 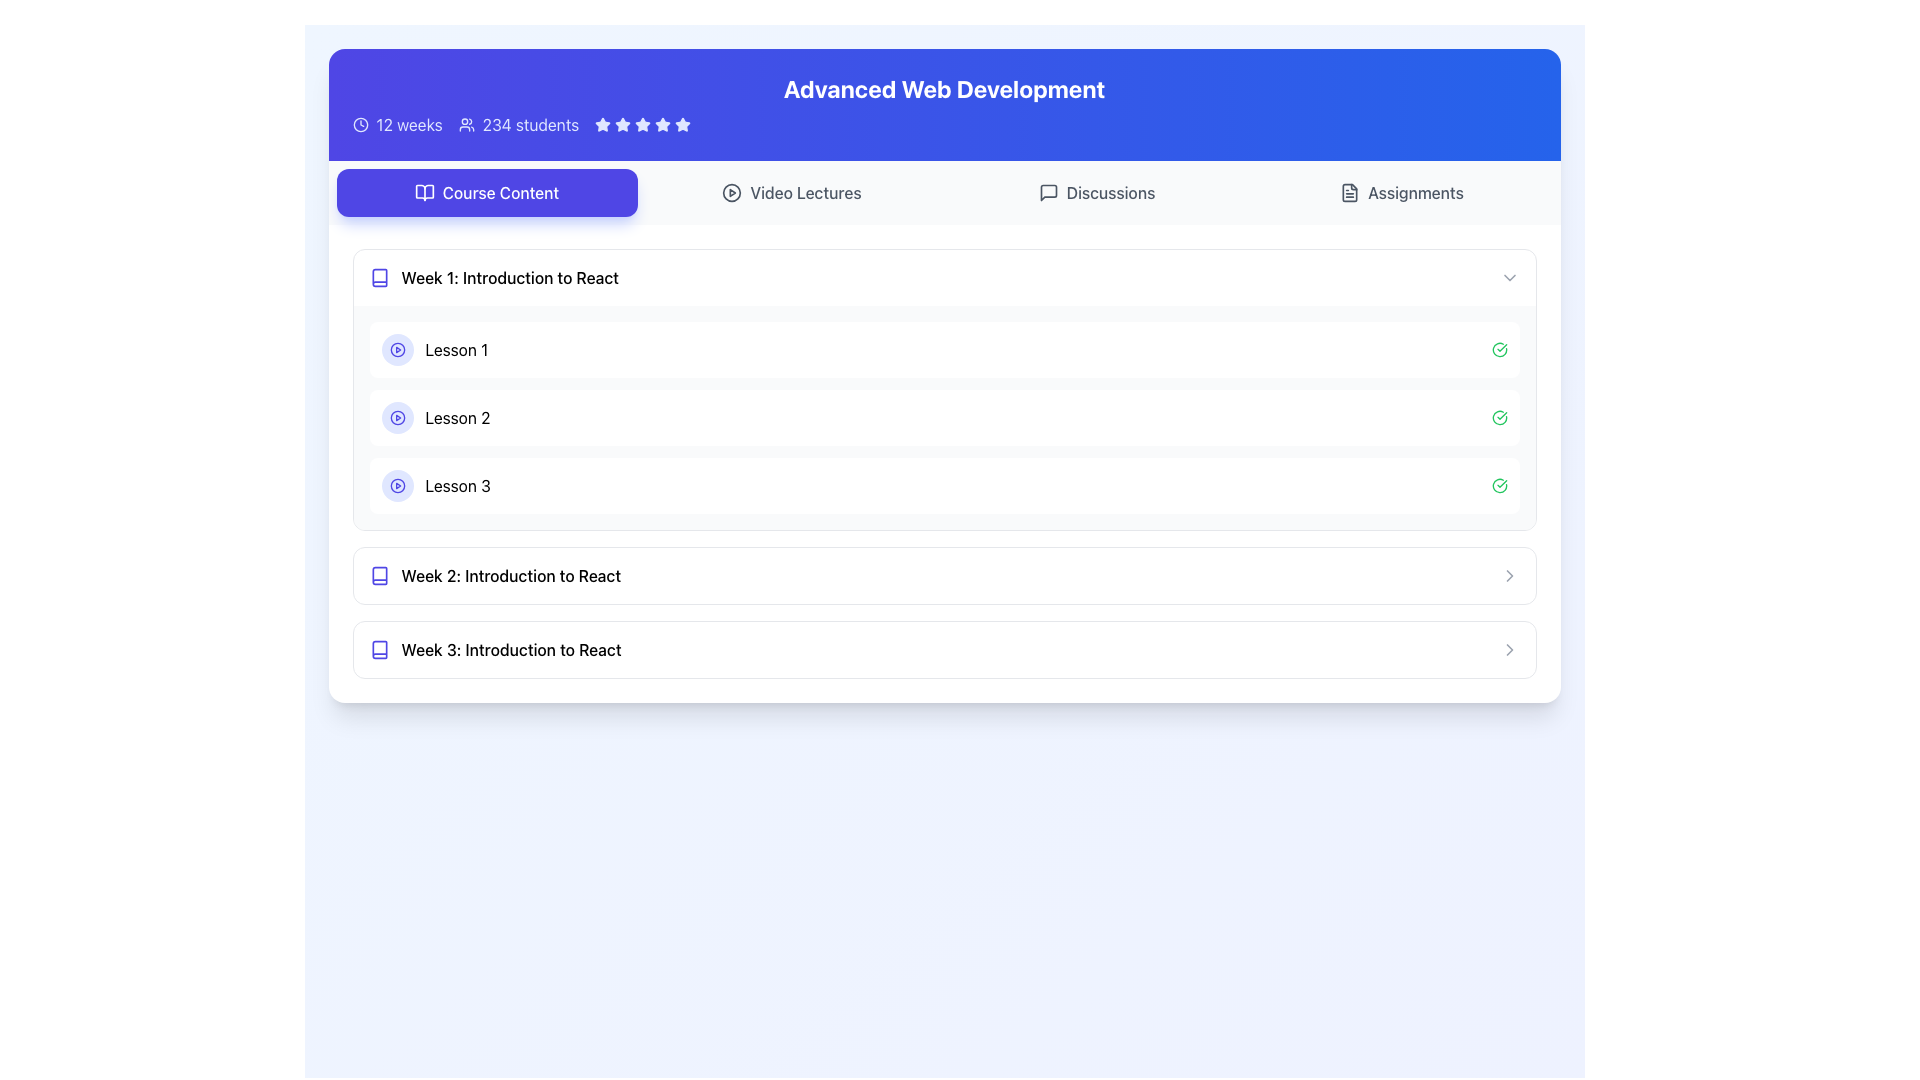 I want to click on the text label that serves as the section title for 'Week 2: Introduction to React', which is positioned below 'Week 1: Introduction to React' and above 'Week 3: Introduction to React', so click(x=511, y=575).